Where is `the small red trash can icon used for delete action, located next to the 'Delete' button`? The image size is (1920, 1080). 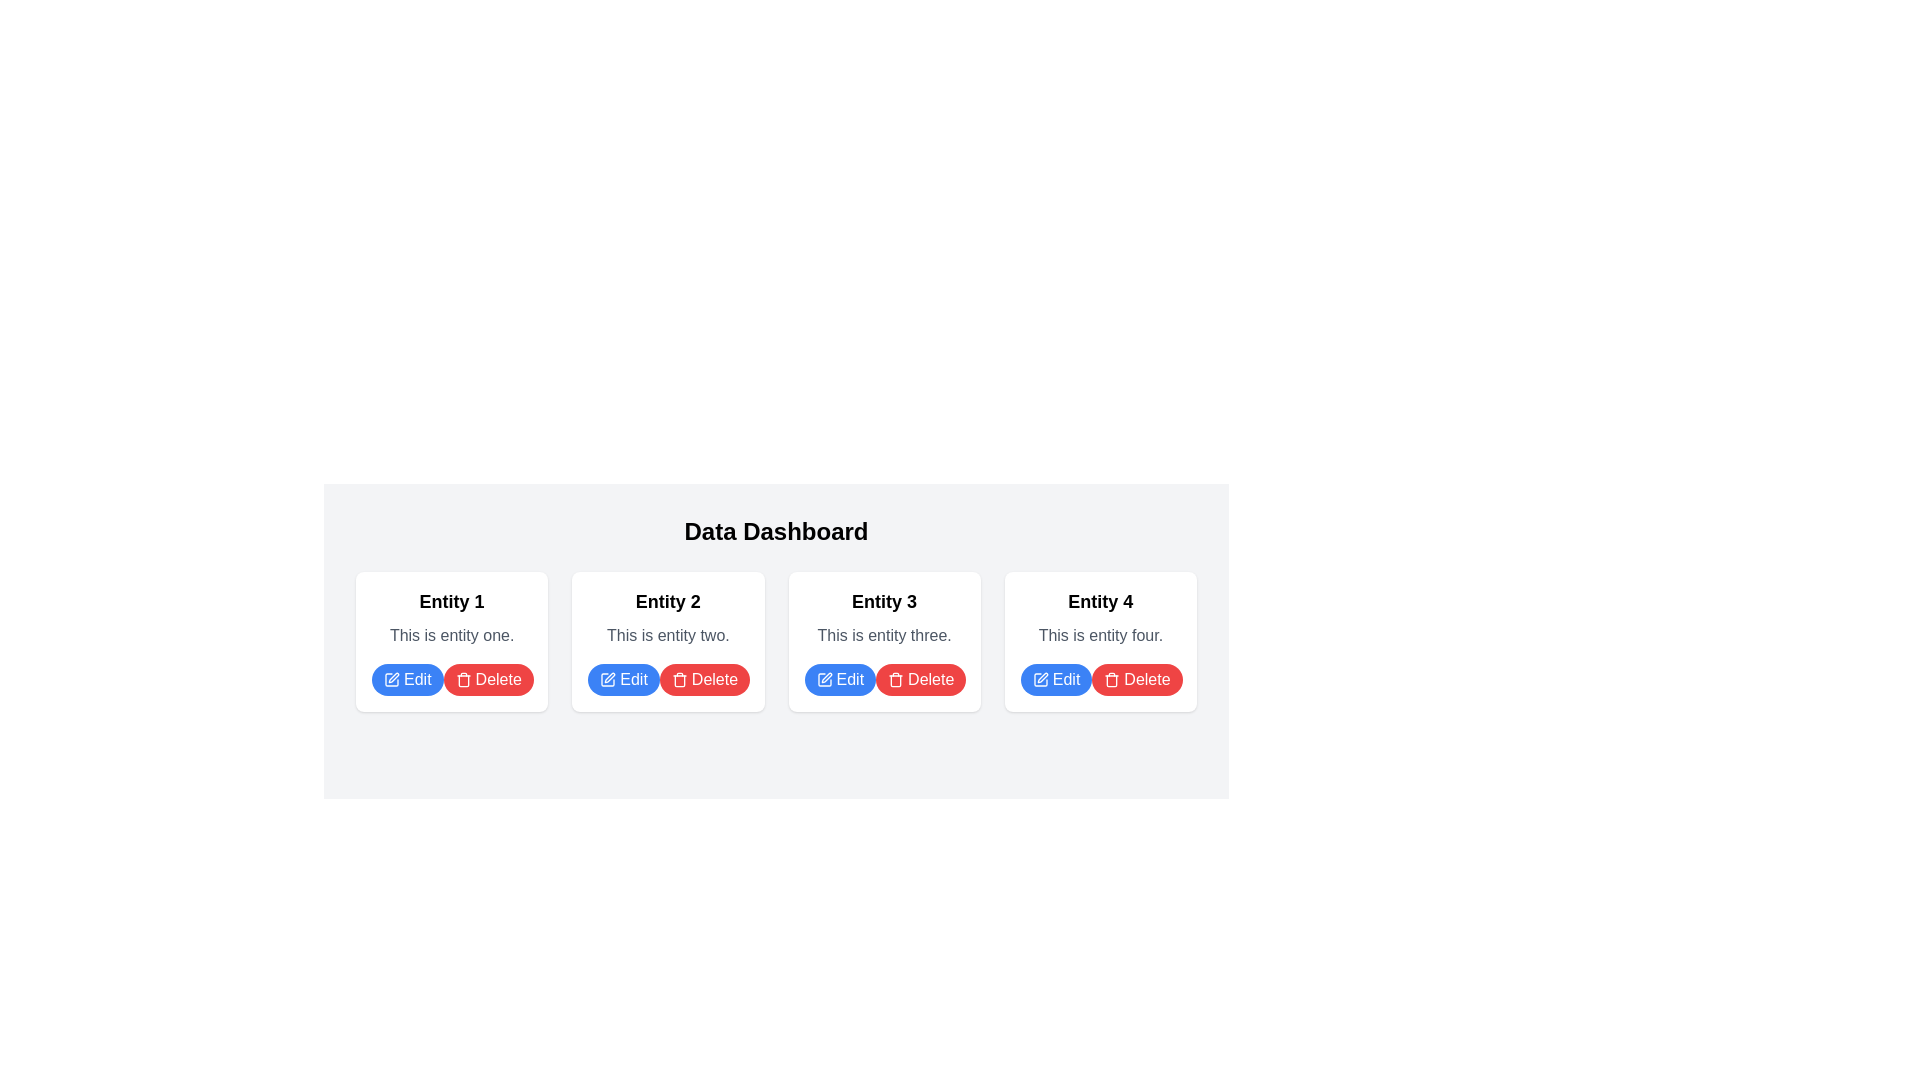
the small red trash can icon used for delete action, located next to the 'Delete' button is located at coordinates (895, 678).